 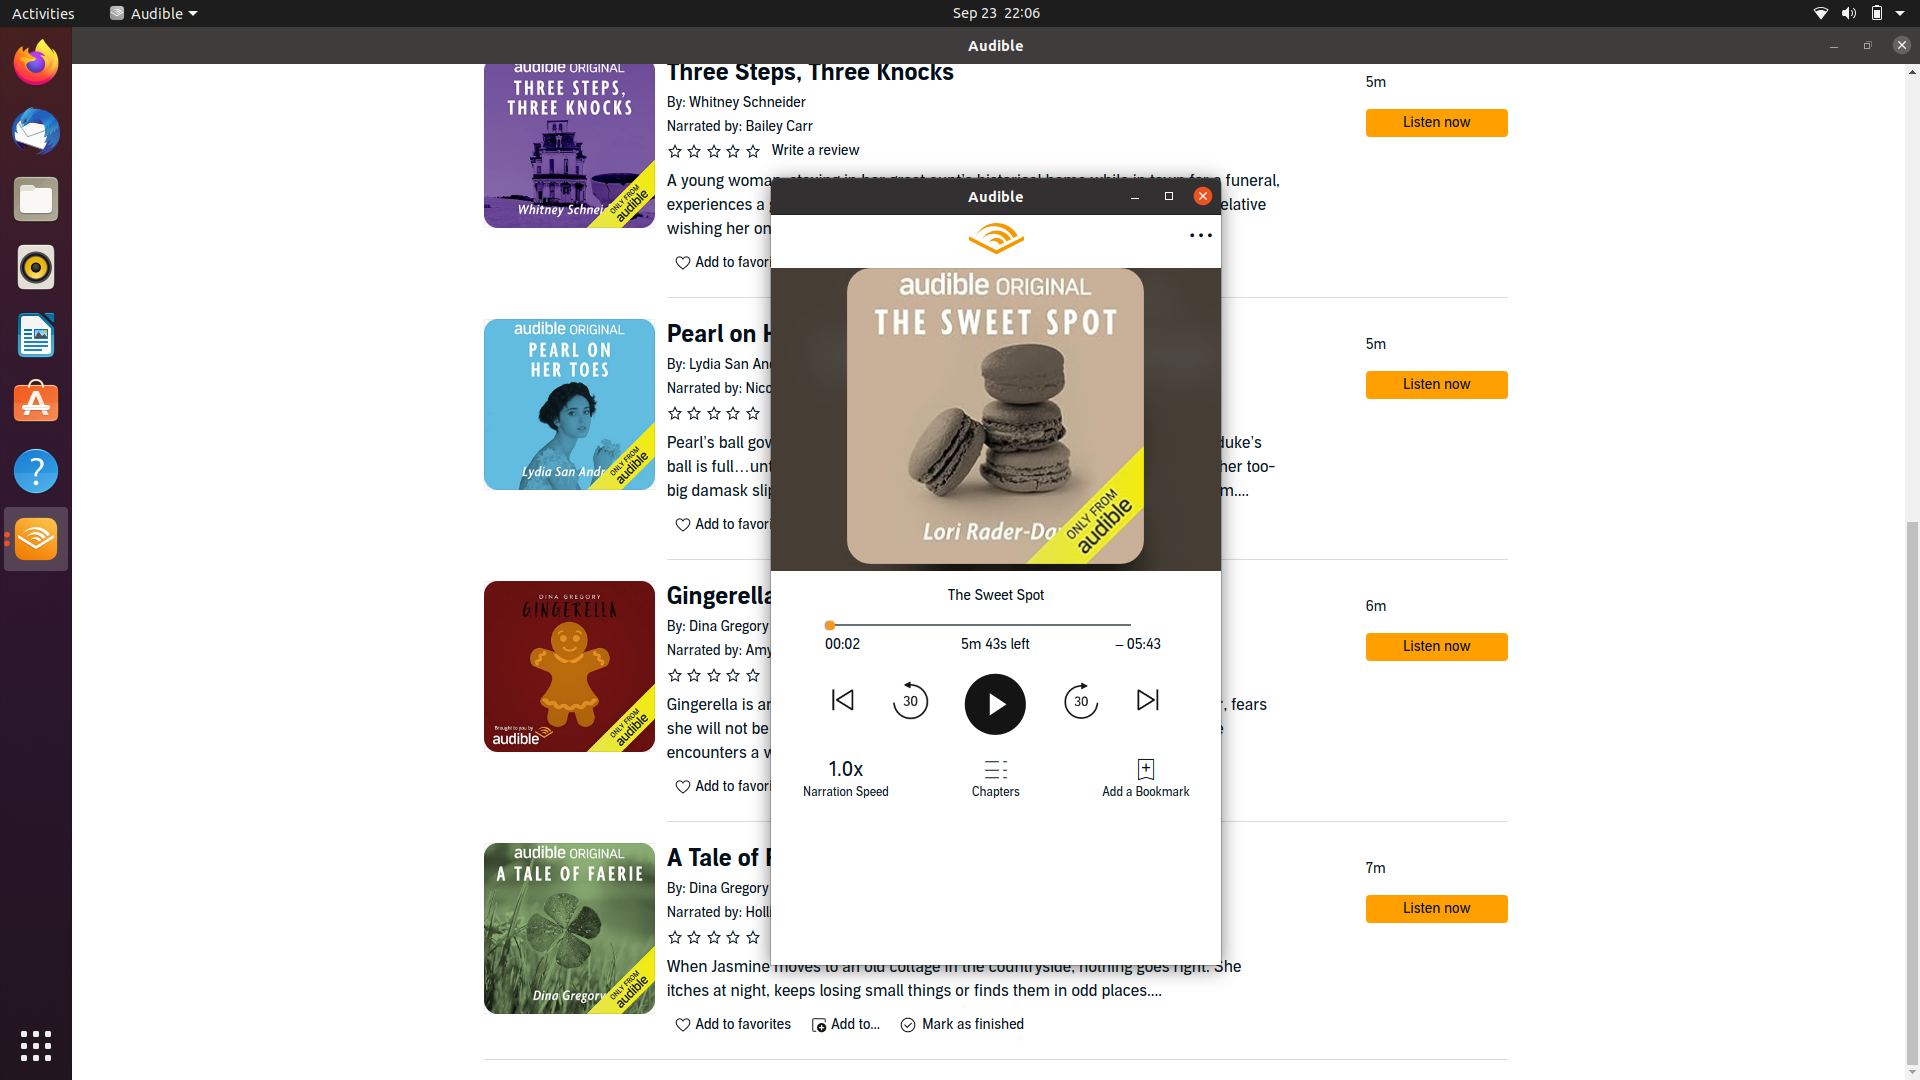 I want to click on Change narration speed to next available speed, so click(x=846, y=774).